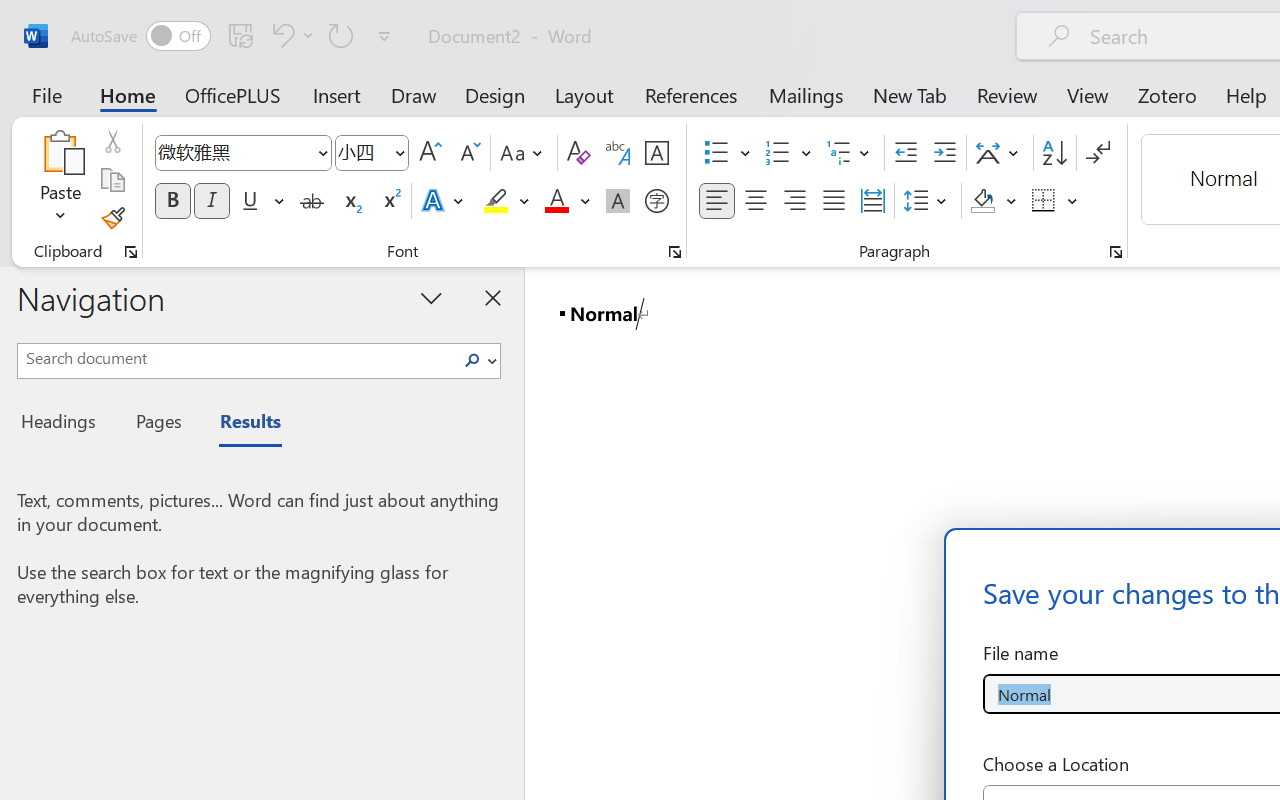 The width and height of the screenshot is (1280, 800). I want to click on 'Character Border', so click(656, 153).